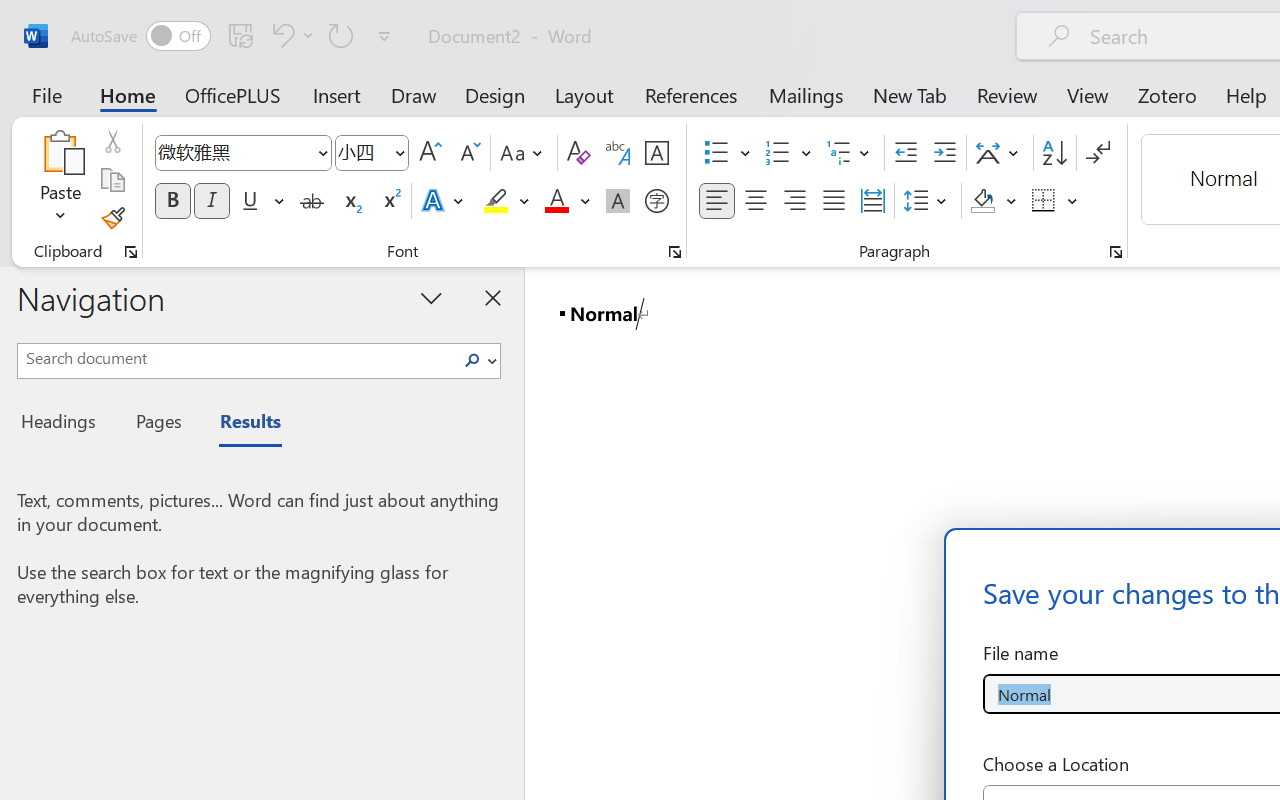 The width and height of the screenshot is (1280, 800). I want to click on 'Character Border', so click(656, 153).